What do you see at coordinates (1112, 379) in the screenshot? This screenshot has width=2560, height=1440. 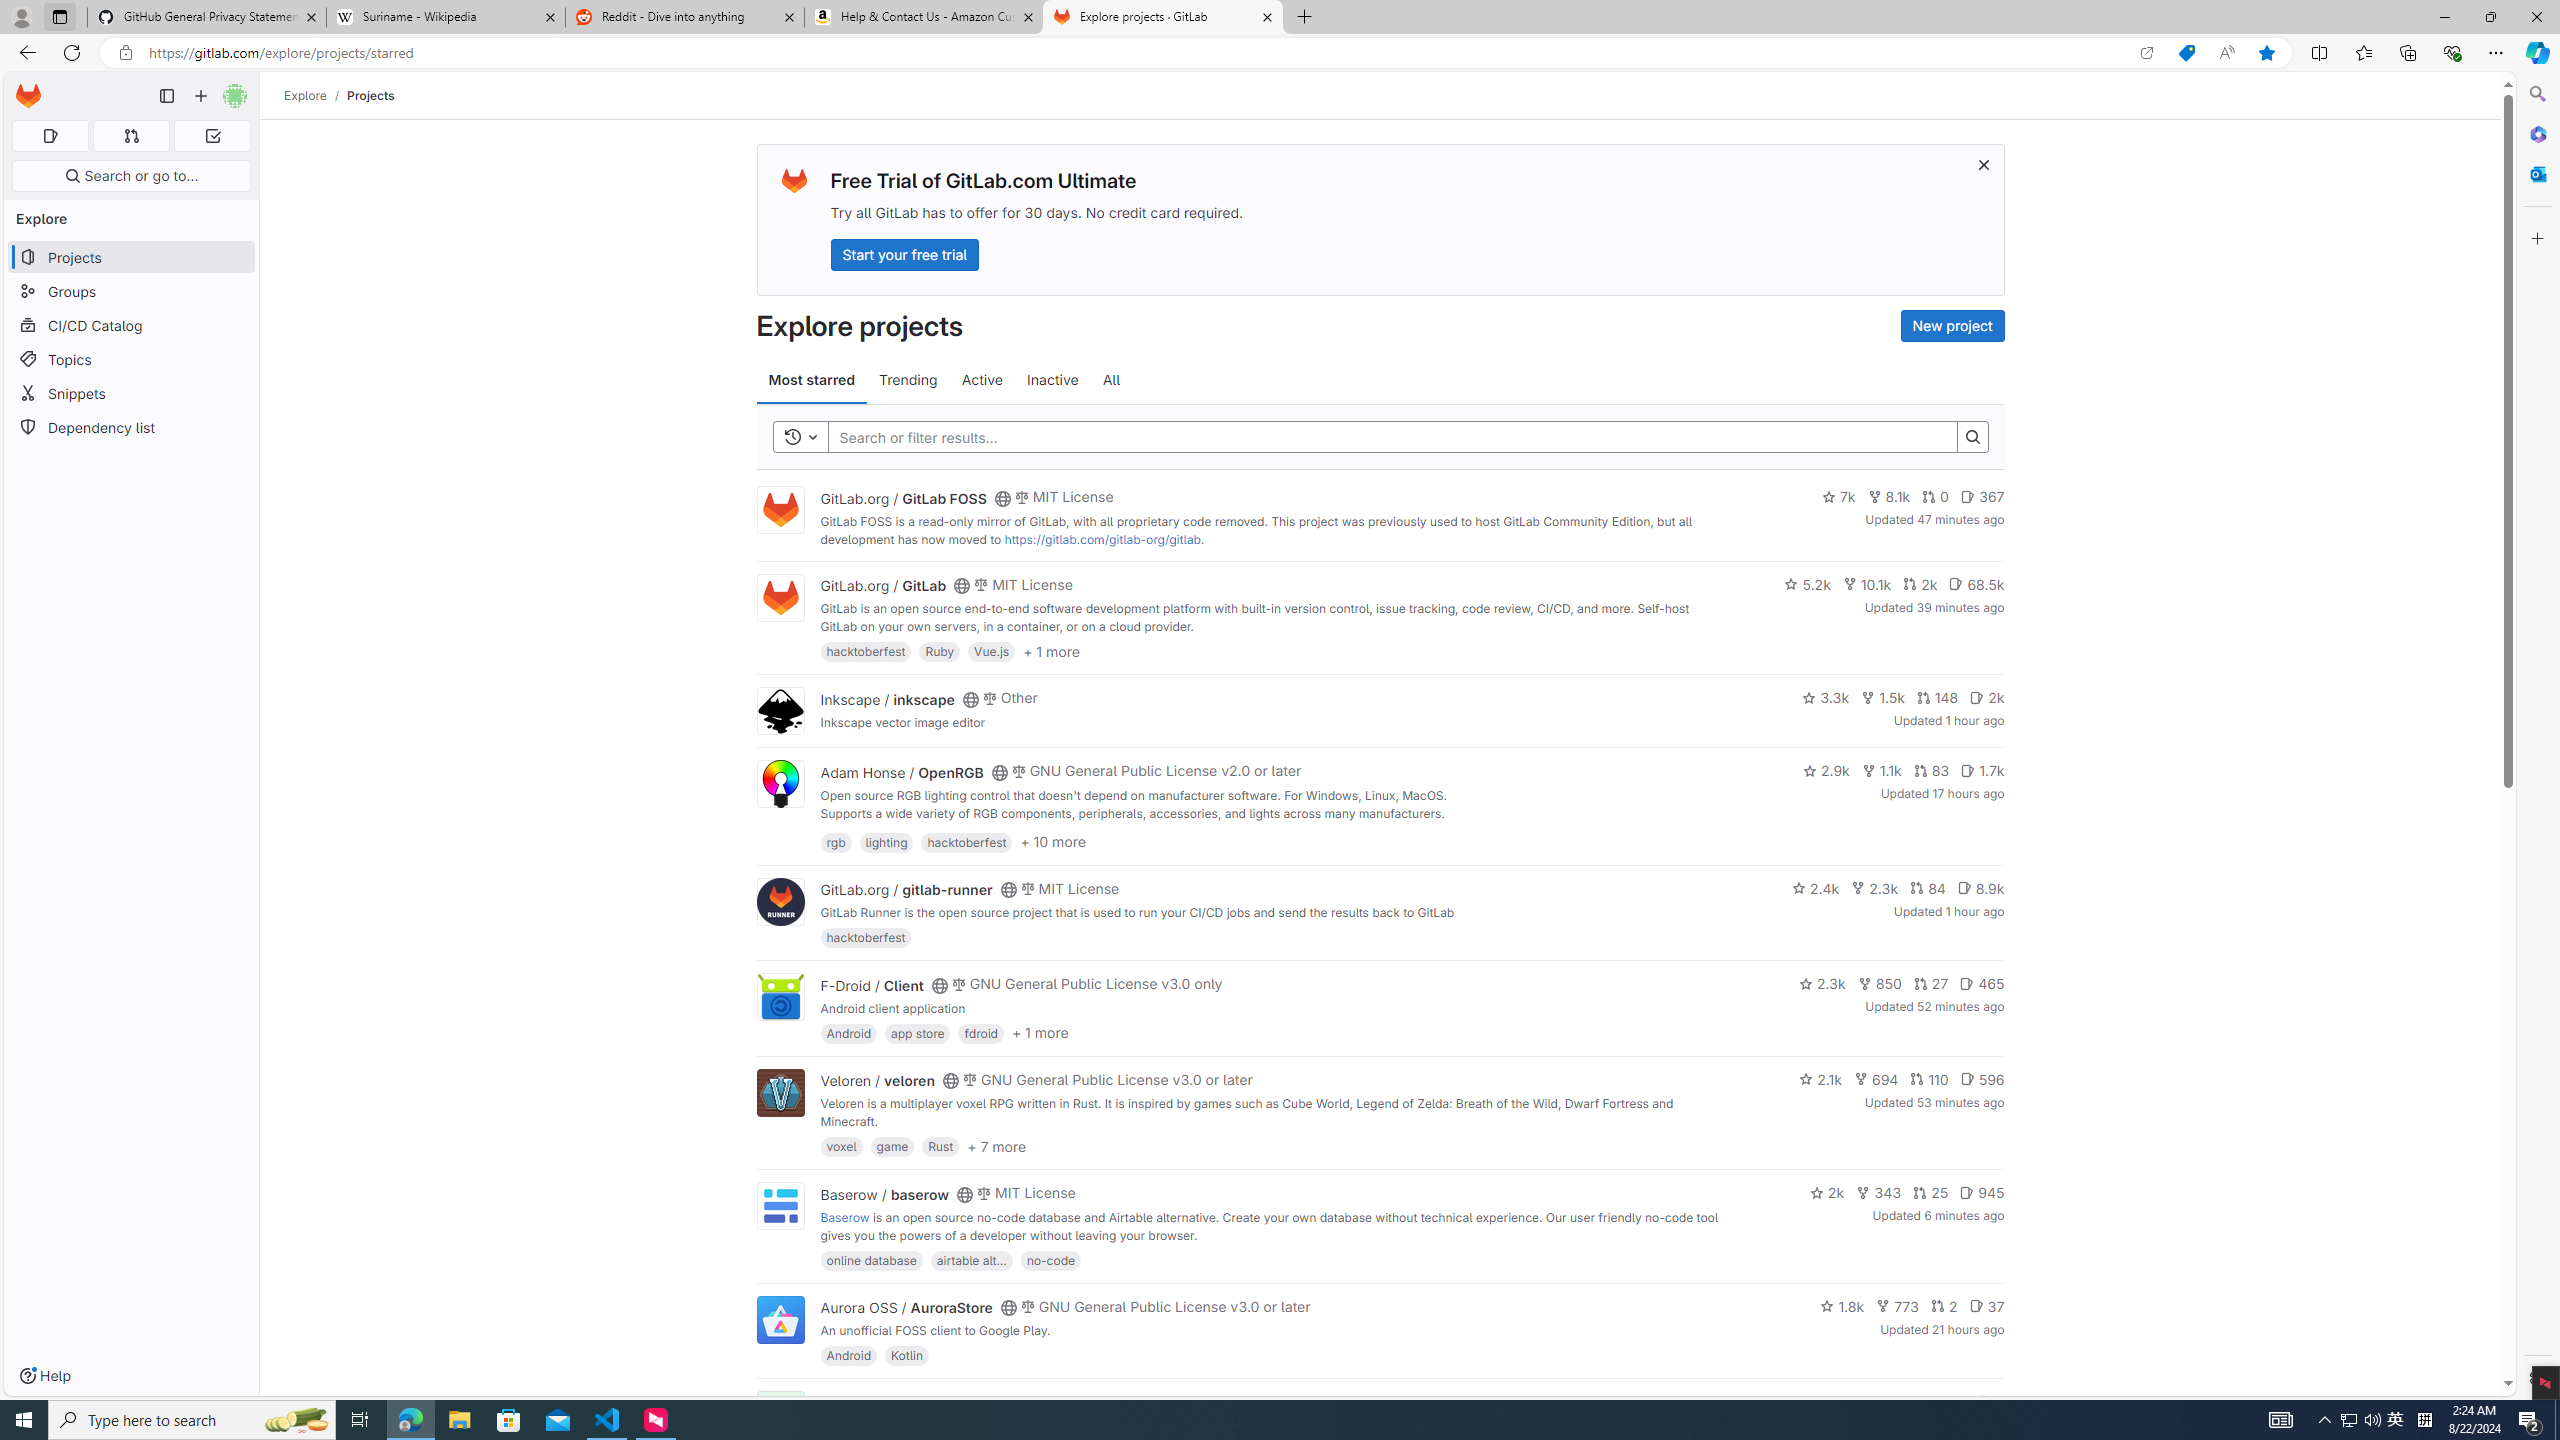 I see `'All'` at bounding box center [1112, 379].